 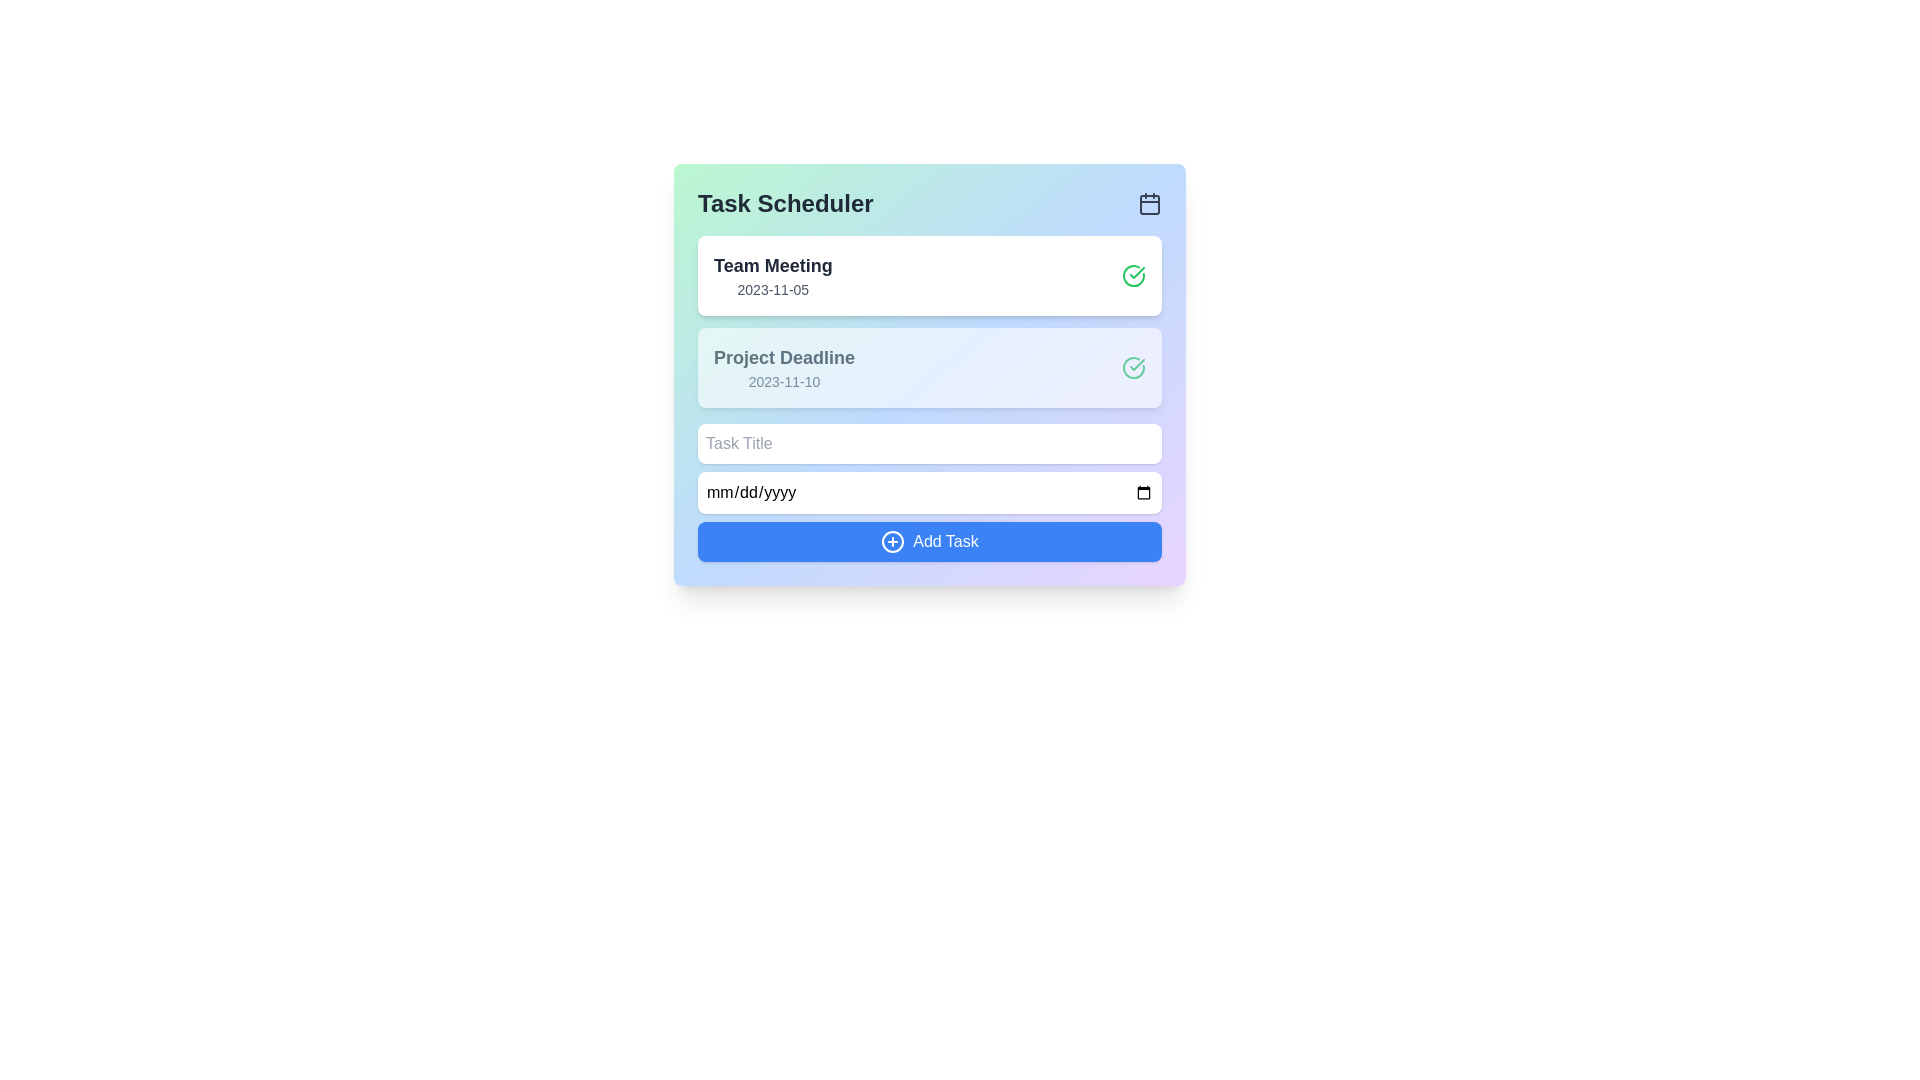 I want to click on scheduled date for the 'Team Meeting' task displayed in the second row of the 'Task Scheduler' section, so click(x=772, y=289).